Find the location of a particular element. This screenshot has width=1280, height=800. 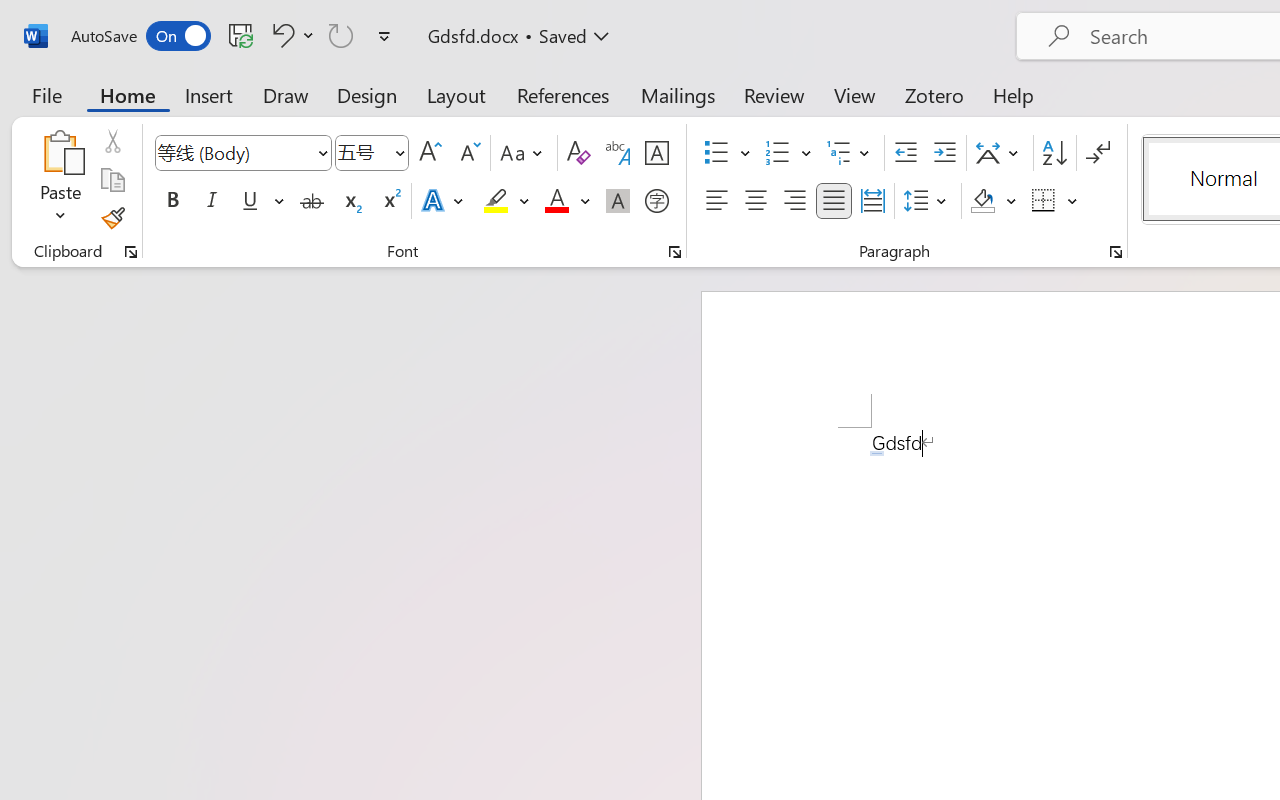

'Align Right' is located at coordinates (793, 201).